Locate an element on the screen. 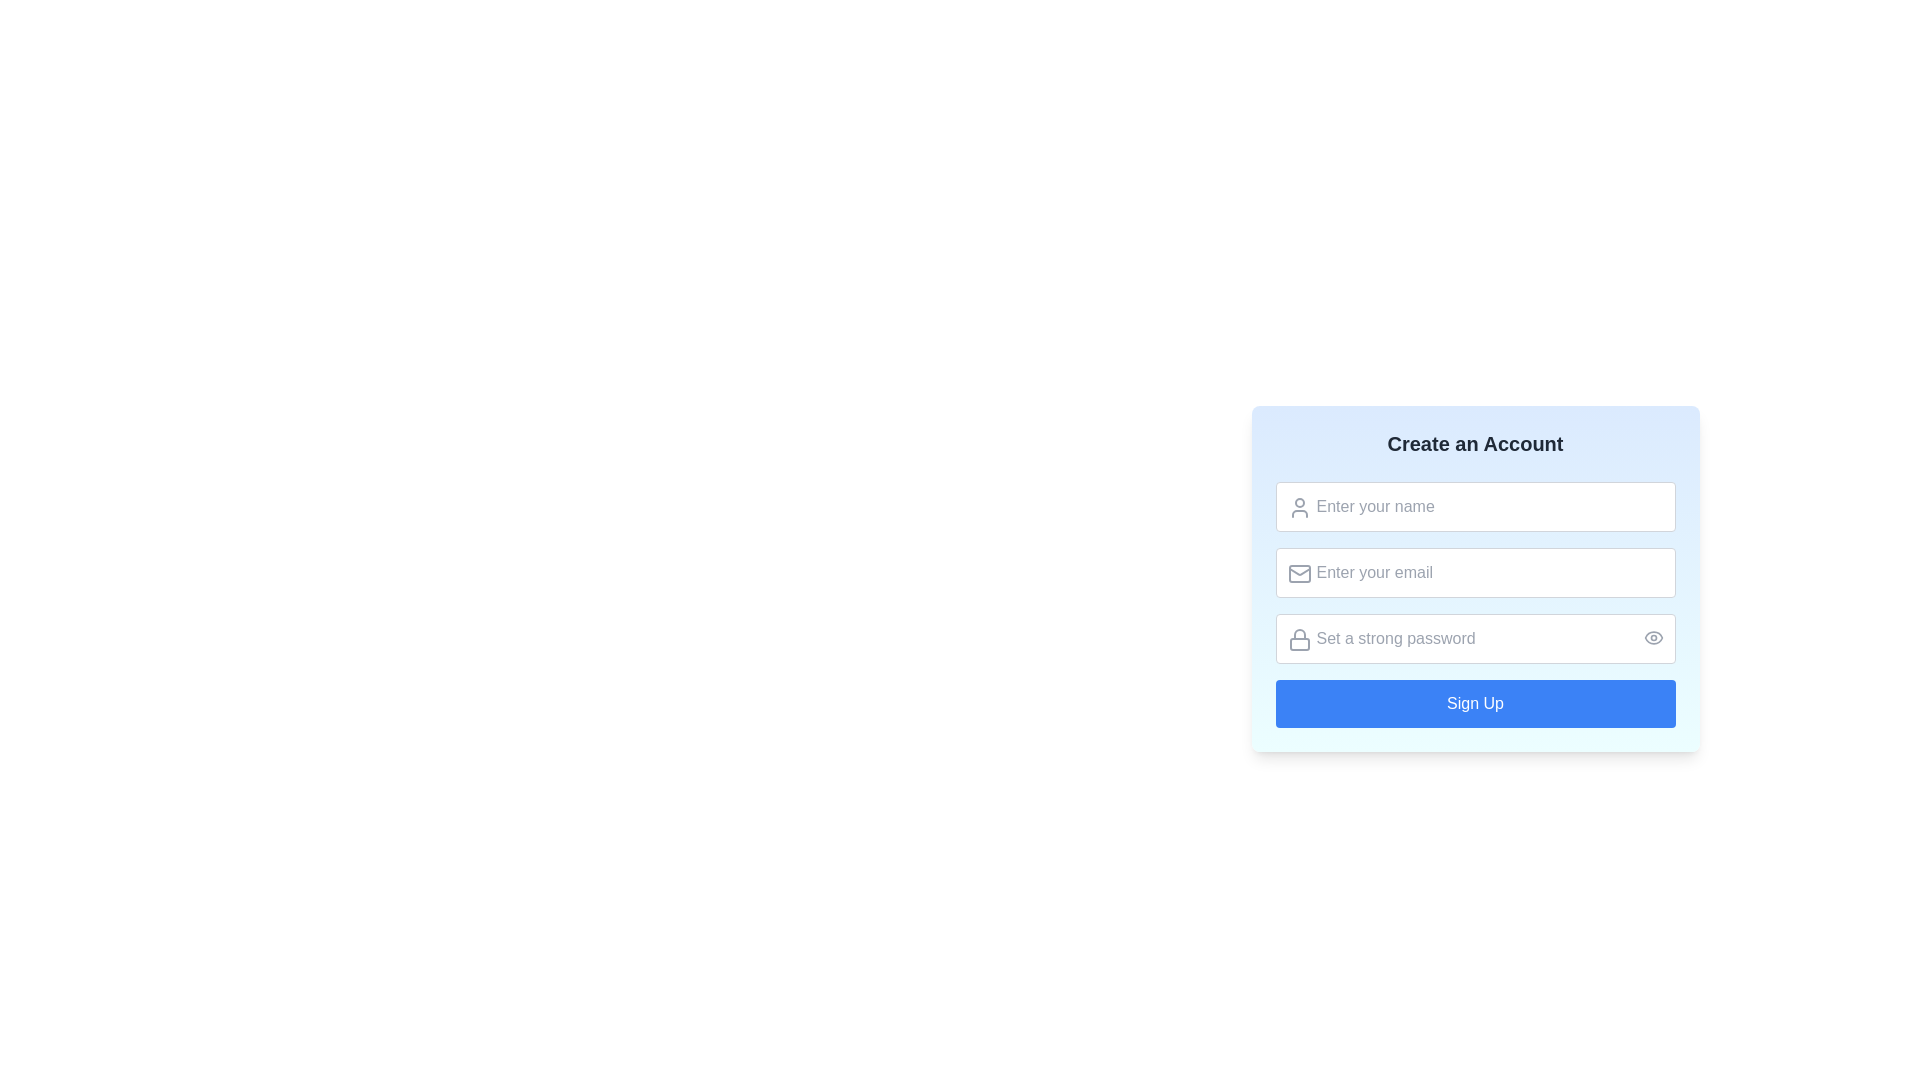  the user profile outline SVG icon located to the left of the 'Enter your name' text input field is located at coordinates (1299, 507).